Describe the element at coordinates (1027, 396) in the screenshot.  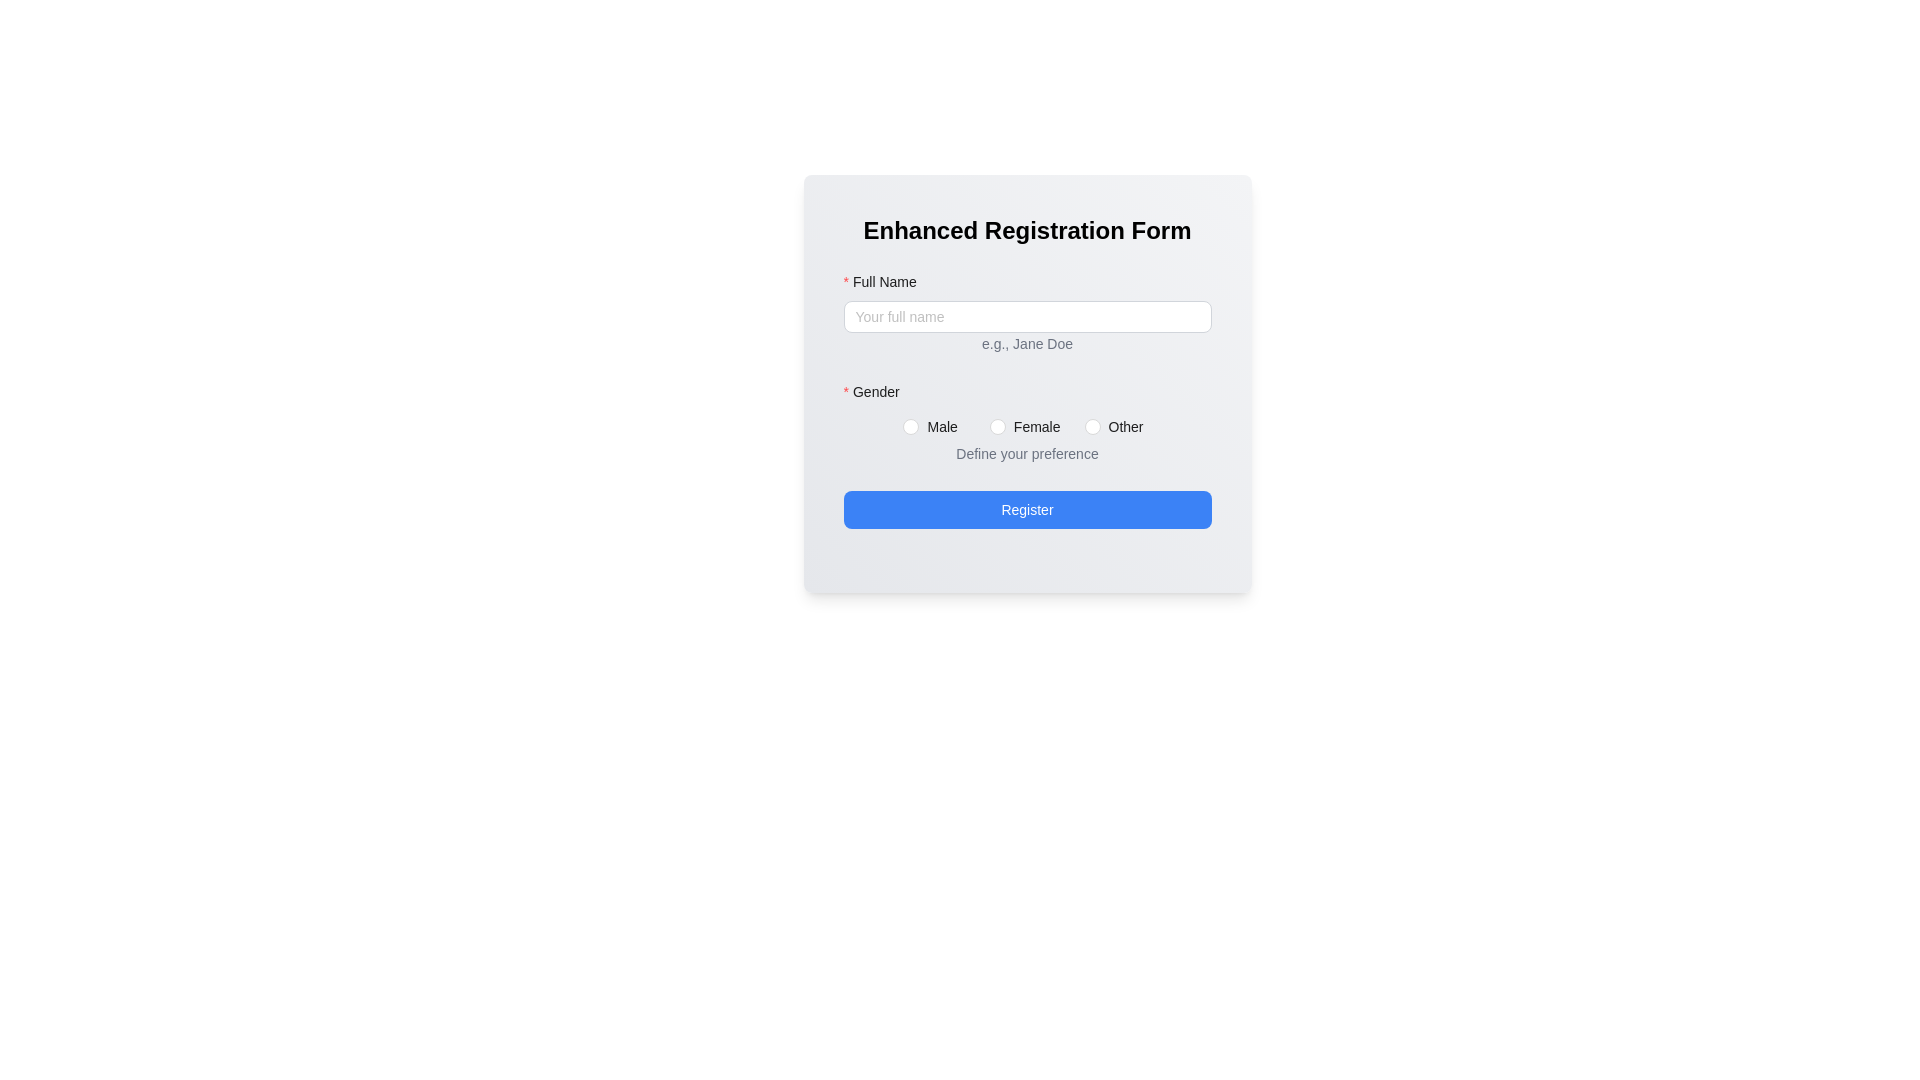
I see `the 'Gender' label, which is styled in bold black text with a red asterisk indicating a mandatory field, located near the top-left region of the form, above the radio button options for selecting gender` at that location.